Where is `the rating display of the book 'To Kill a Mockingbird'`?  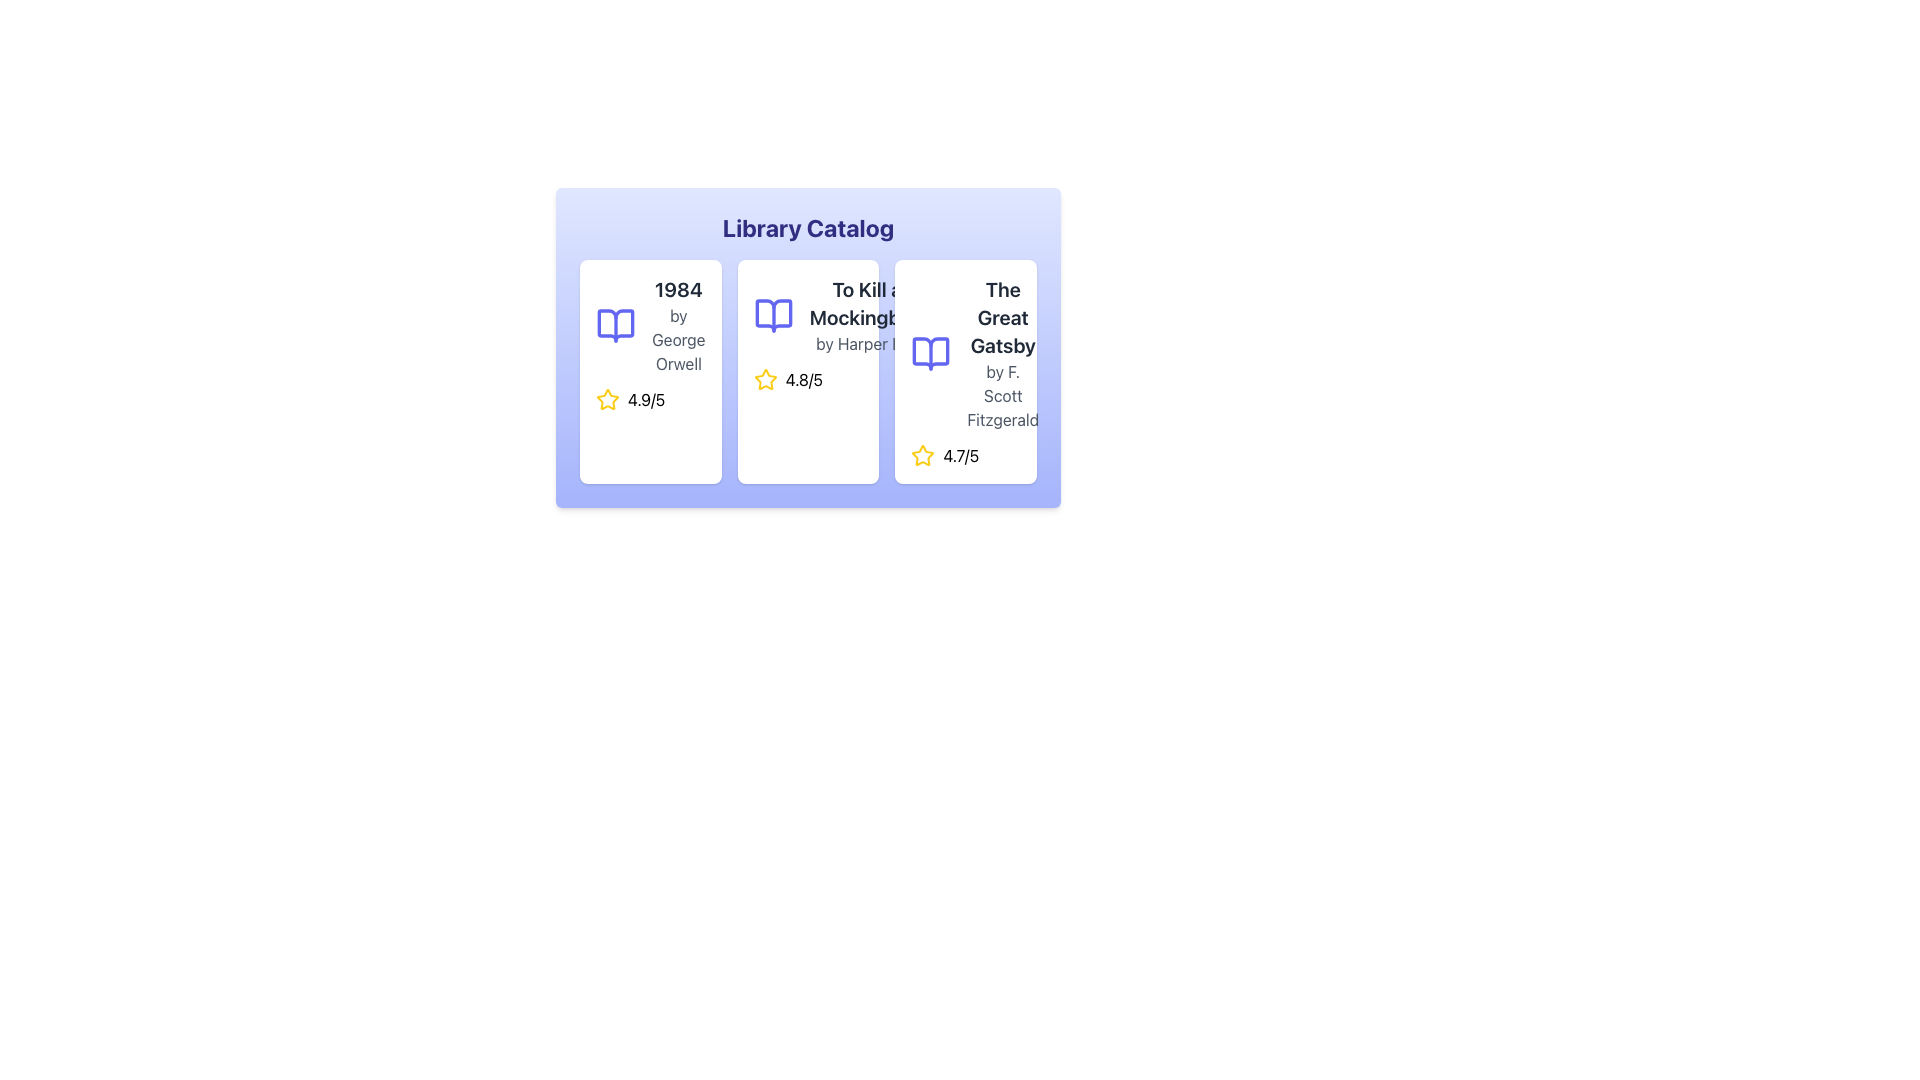
the rating display of the book 'To Kill a Mockingbird' is located at coordinates (808, 380).